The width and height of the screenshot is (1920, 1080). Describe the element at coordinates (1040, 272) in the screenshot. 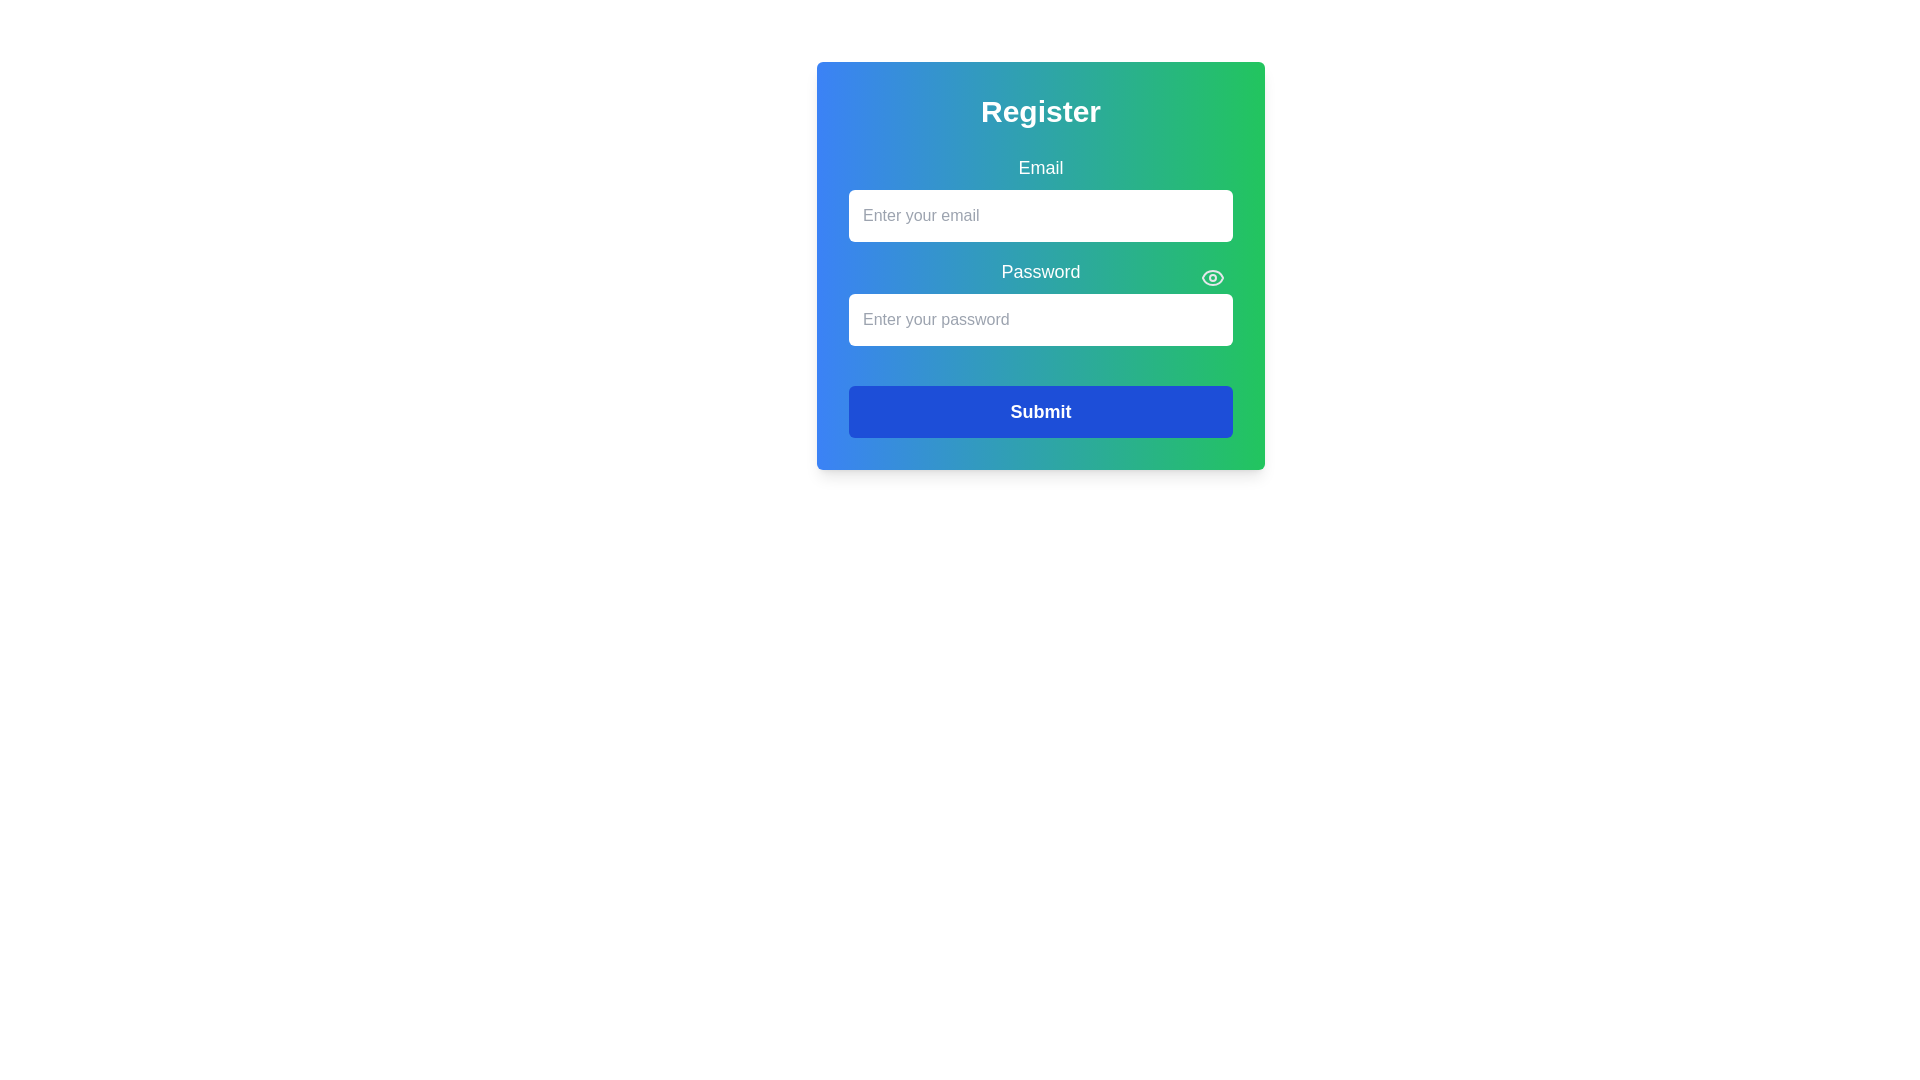

I see `the Text Label that describes the password input field, which is centrally placed horizontally in the form and slightly above the password field` at that location.